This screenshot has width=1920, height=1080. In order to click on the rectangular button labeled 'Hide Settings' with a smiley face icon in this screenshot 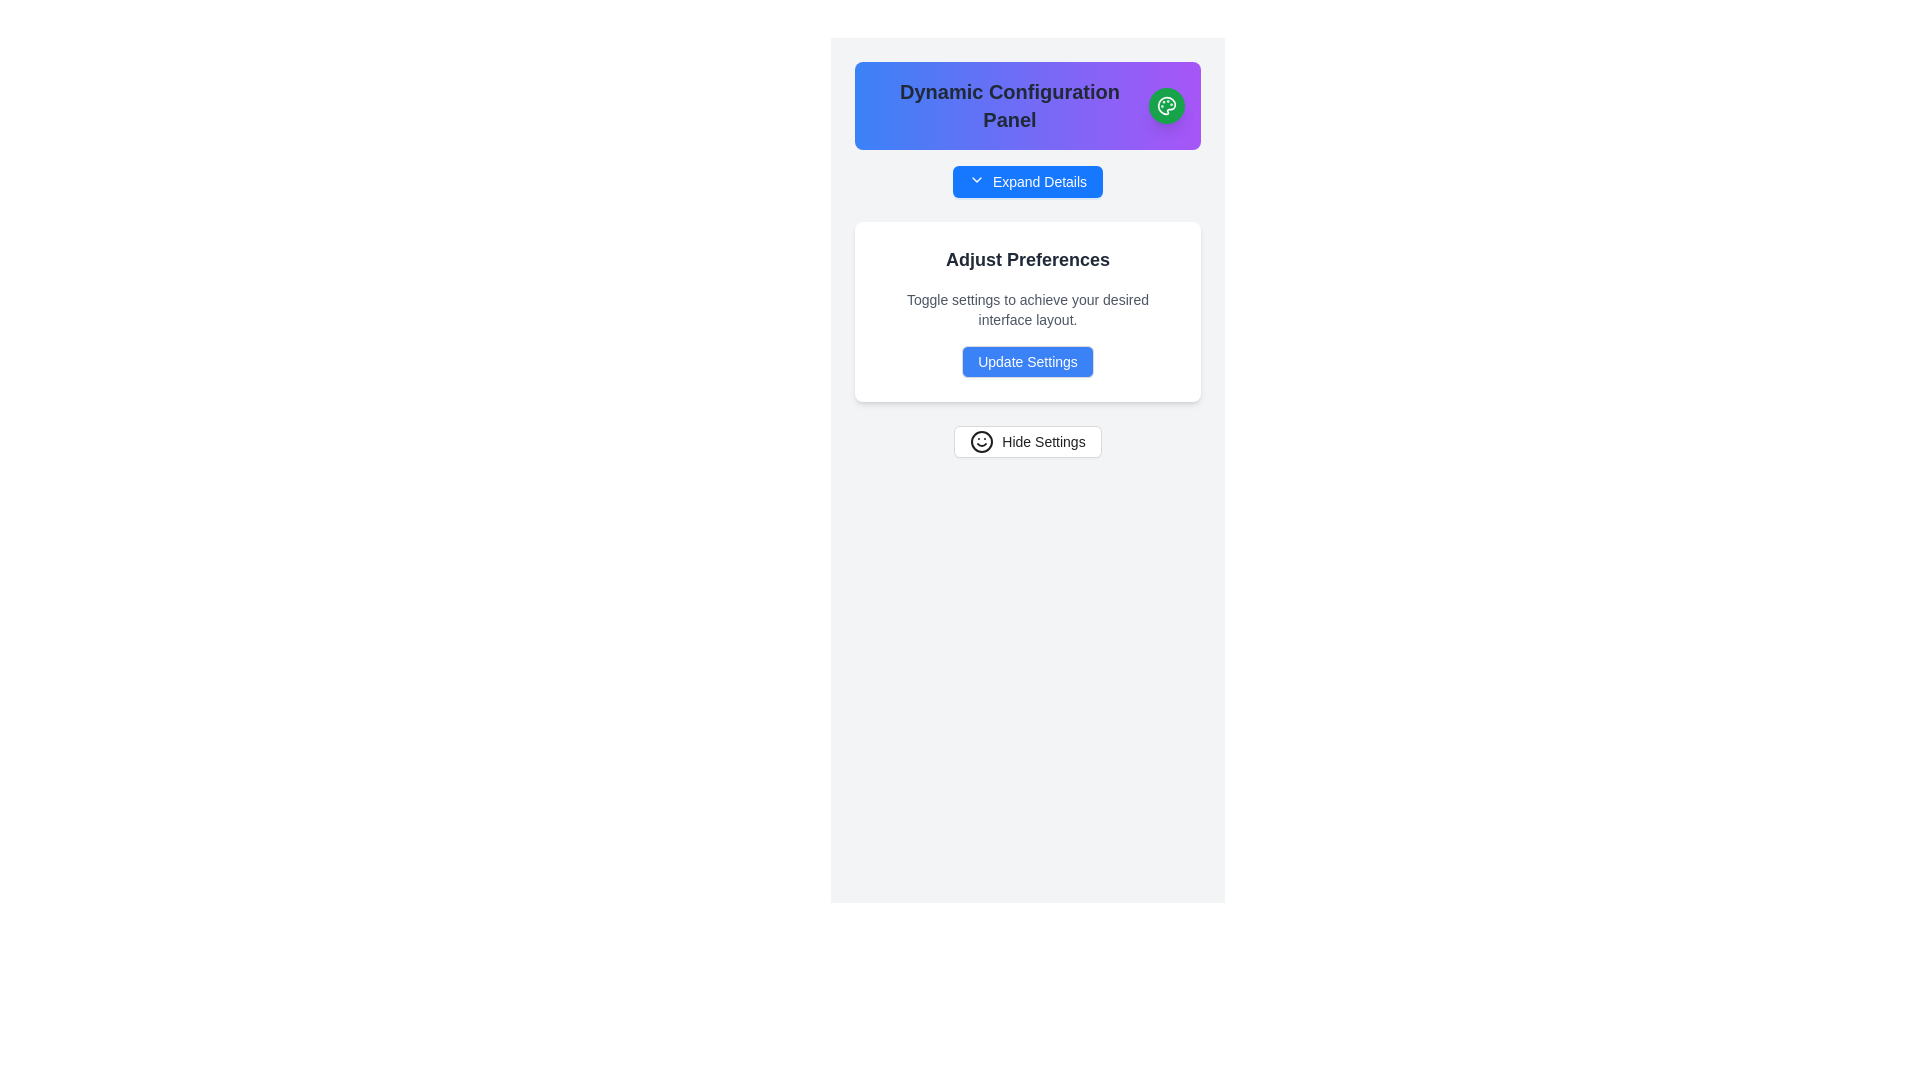, I will do `click(1027, 441)`.